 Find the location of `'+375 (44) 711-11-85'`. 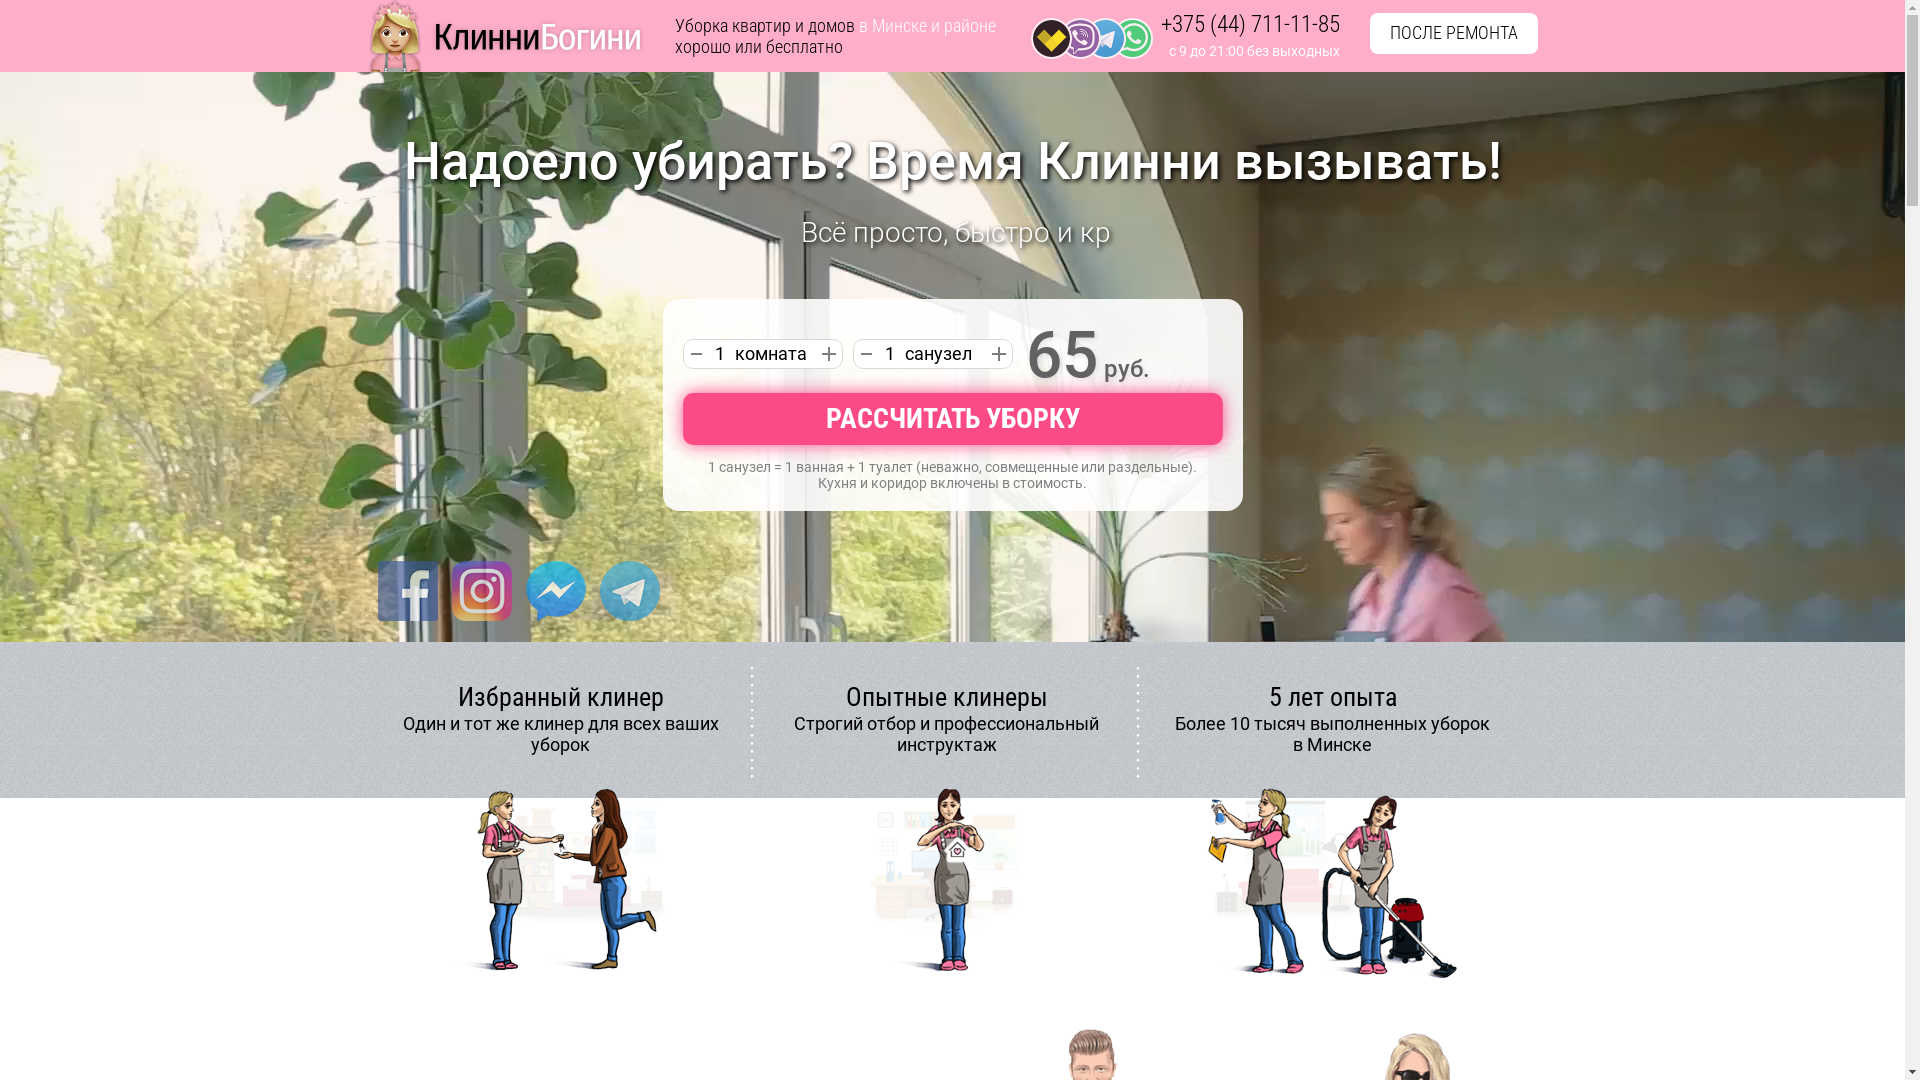

'+375 (44) 711-11-85' is located at coordinates (1248, 24).